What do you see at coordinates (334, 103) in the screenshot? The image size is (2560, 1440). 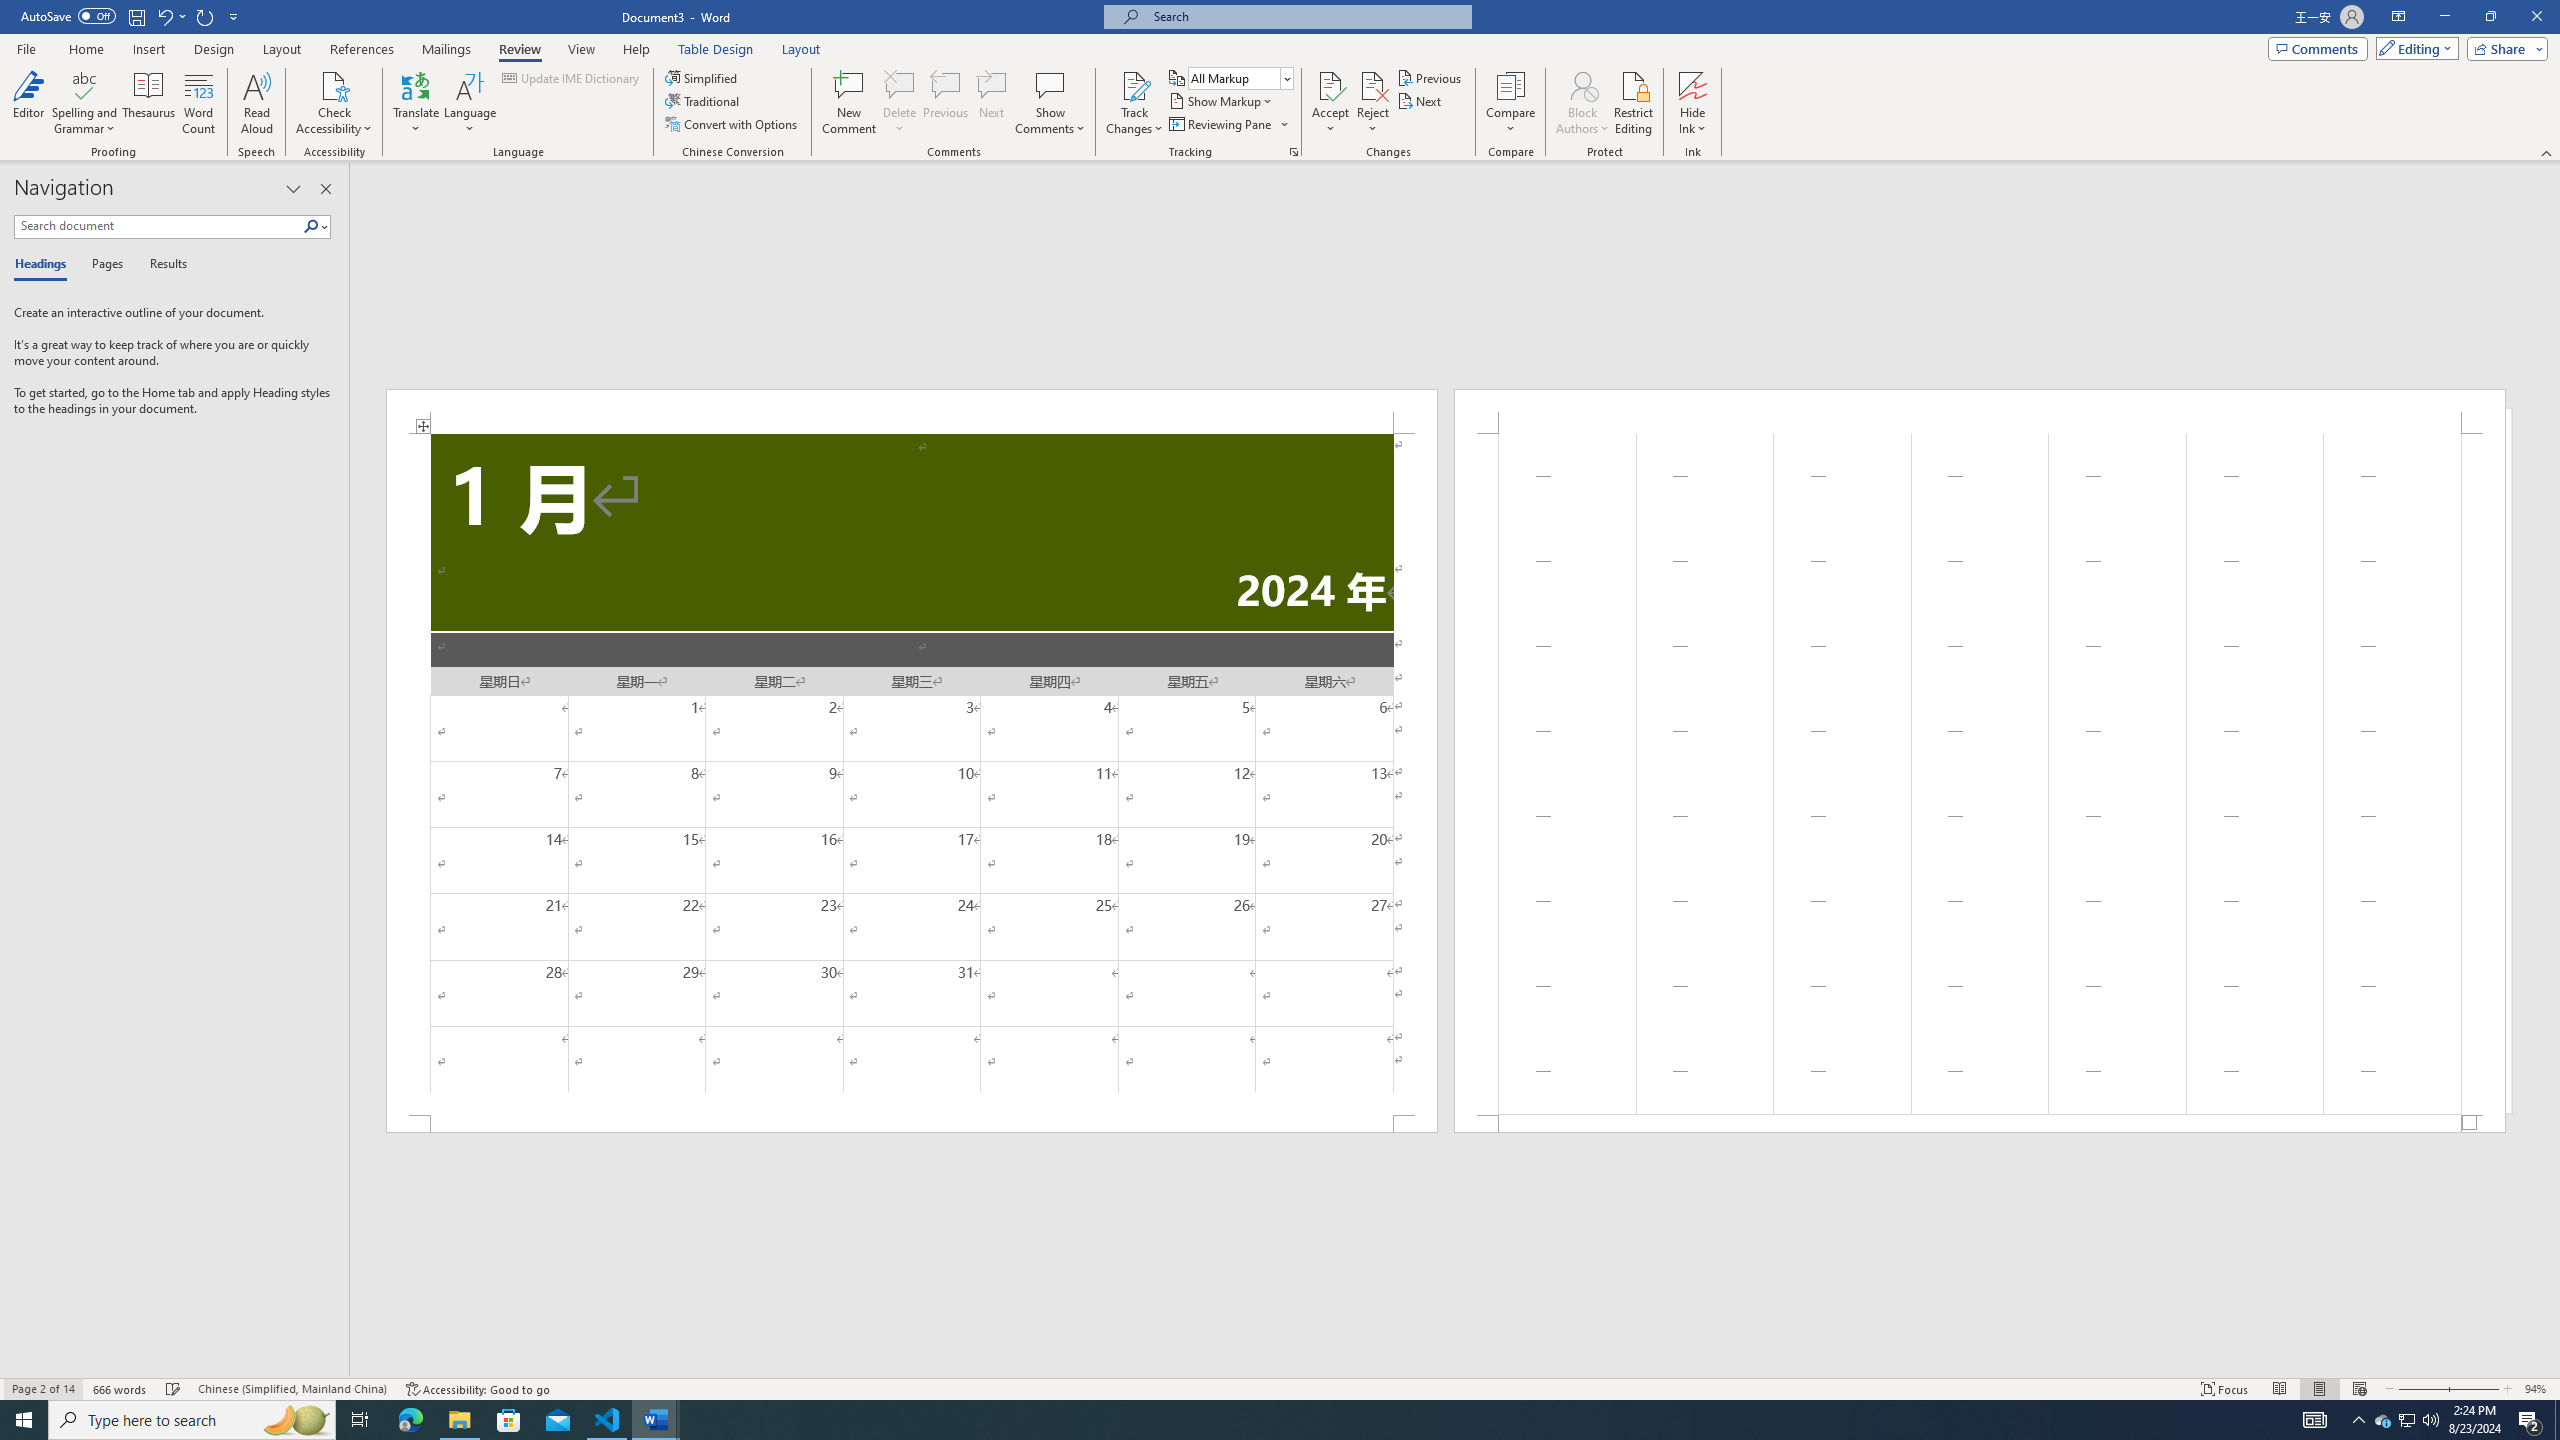 I see `'Check Accessibility'` at bounding box center [334, 103].